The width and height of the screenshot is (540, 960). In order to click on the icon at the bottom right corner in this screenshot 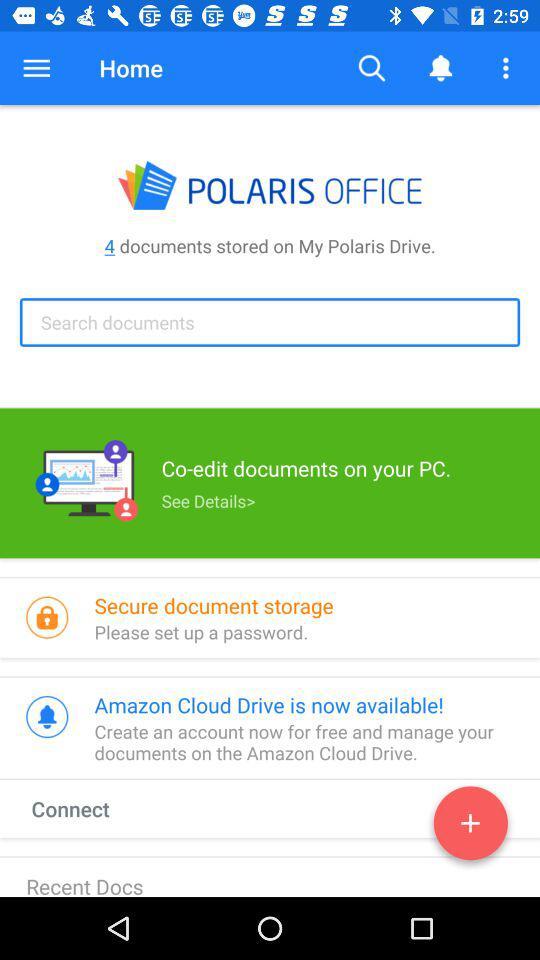, I will do `click(470, 827)`.